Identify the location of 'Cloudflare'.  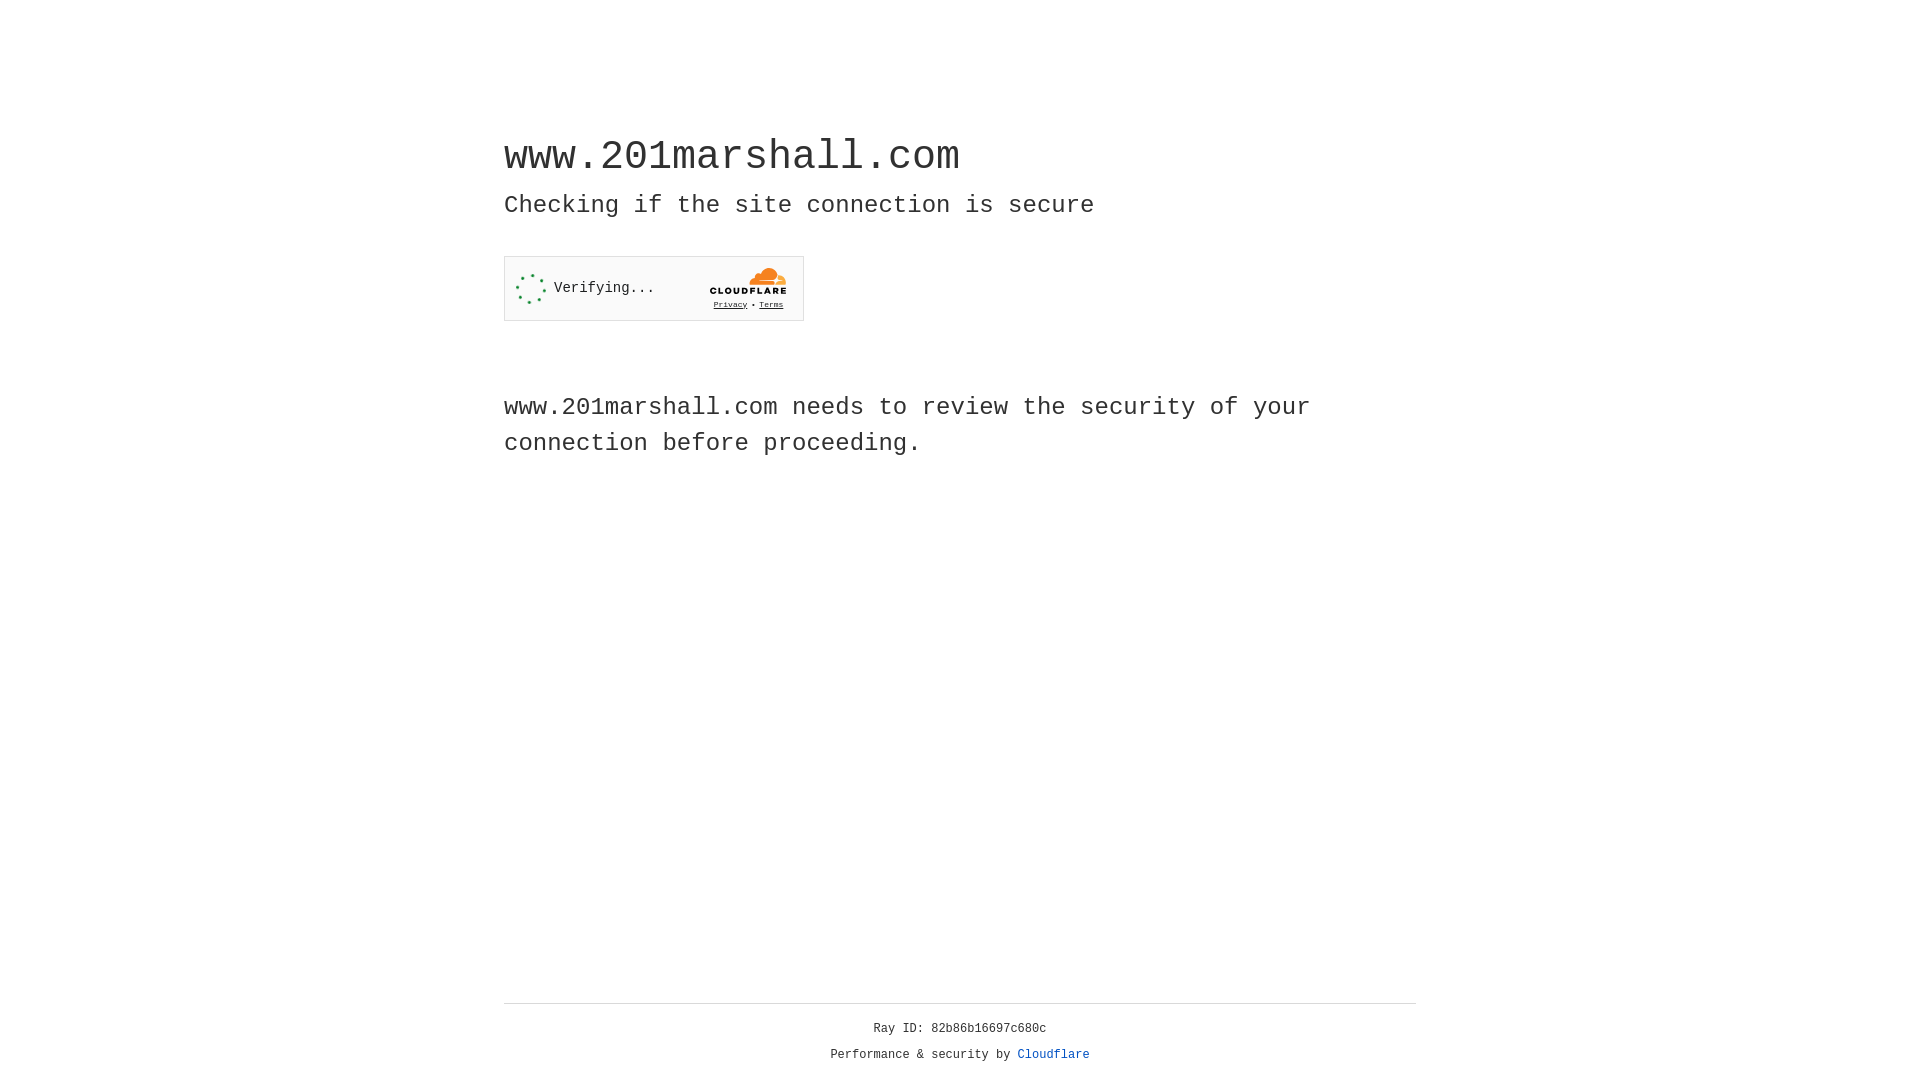
(1053, 1054).